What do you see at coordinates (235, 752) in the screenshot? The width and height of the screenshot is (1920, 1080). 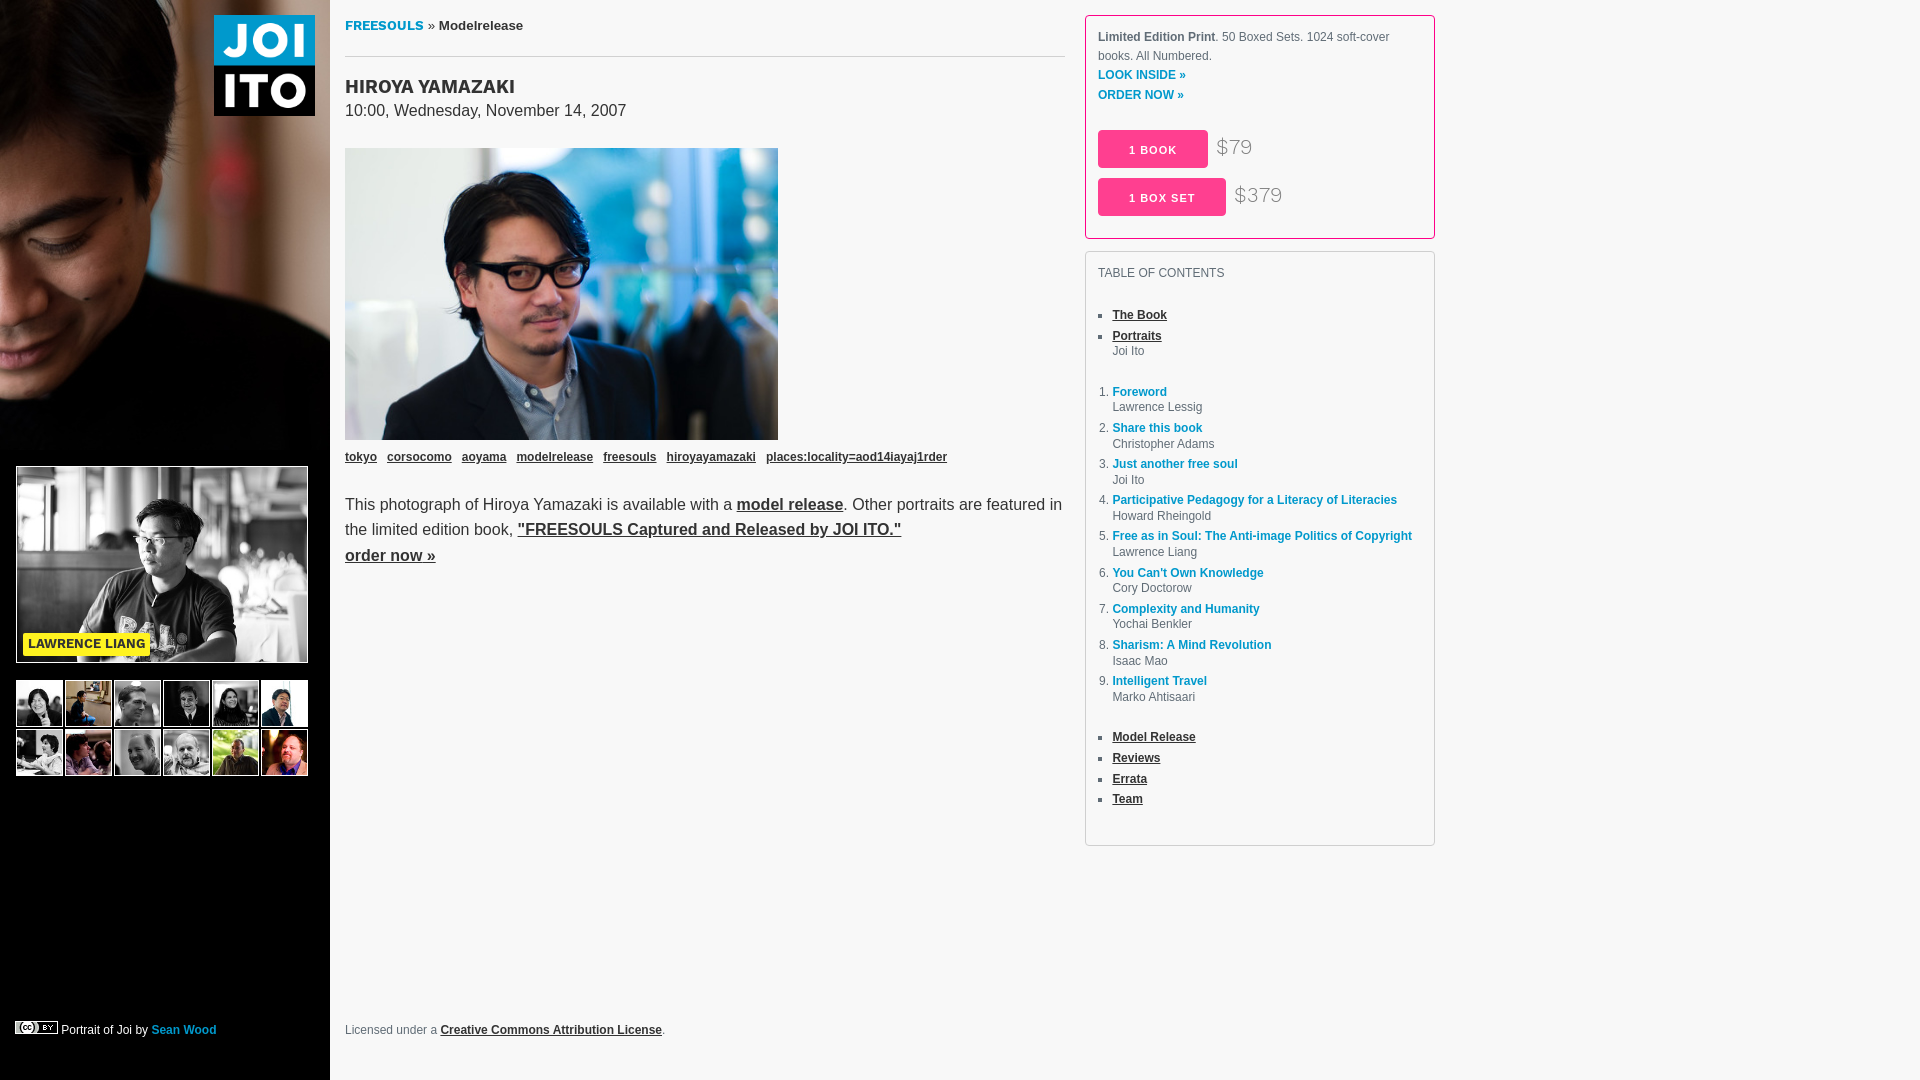 I see `'Kenneth Cukier'` at bounding box center [235, 752].